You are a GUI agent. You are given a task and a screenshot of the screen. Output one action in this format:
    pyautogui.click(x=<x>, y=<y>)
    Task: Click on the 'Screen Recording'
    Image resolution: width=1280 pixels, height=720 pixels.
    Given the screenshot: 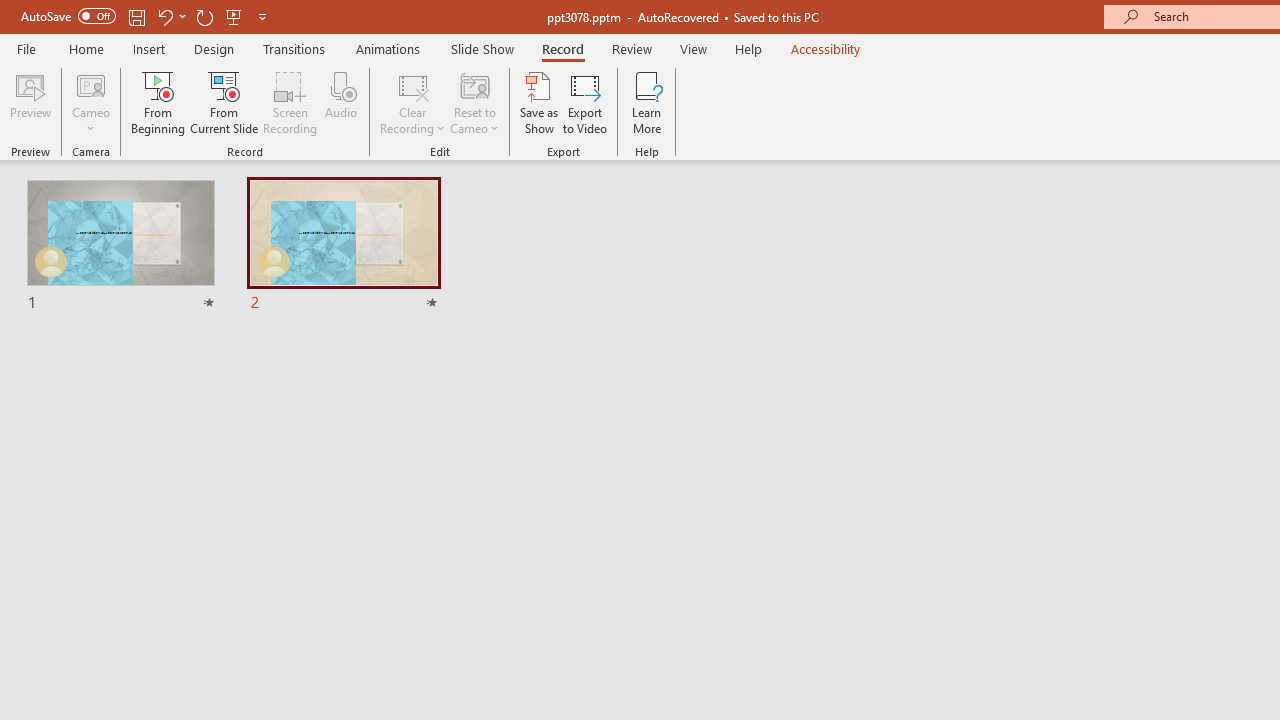 What is the action you would take?
    pyautogui.click(x=289, y=103)
    